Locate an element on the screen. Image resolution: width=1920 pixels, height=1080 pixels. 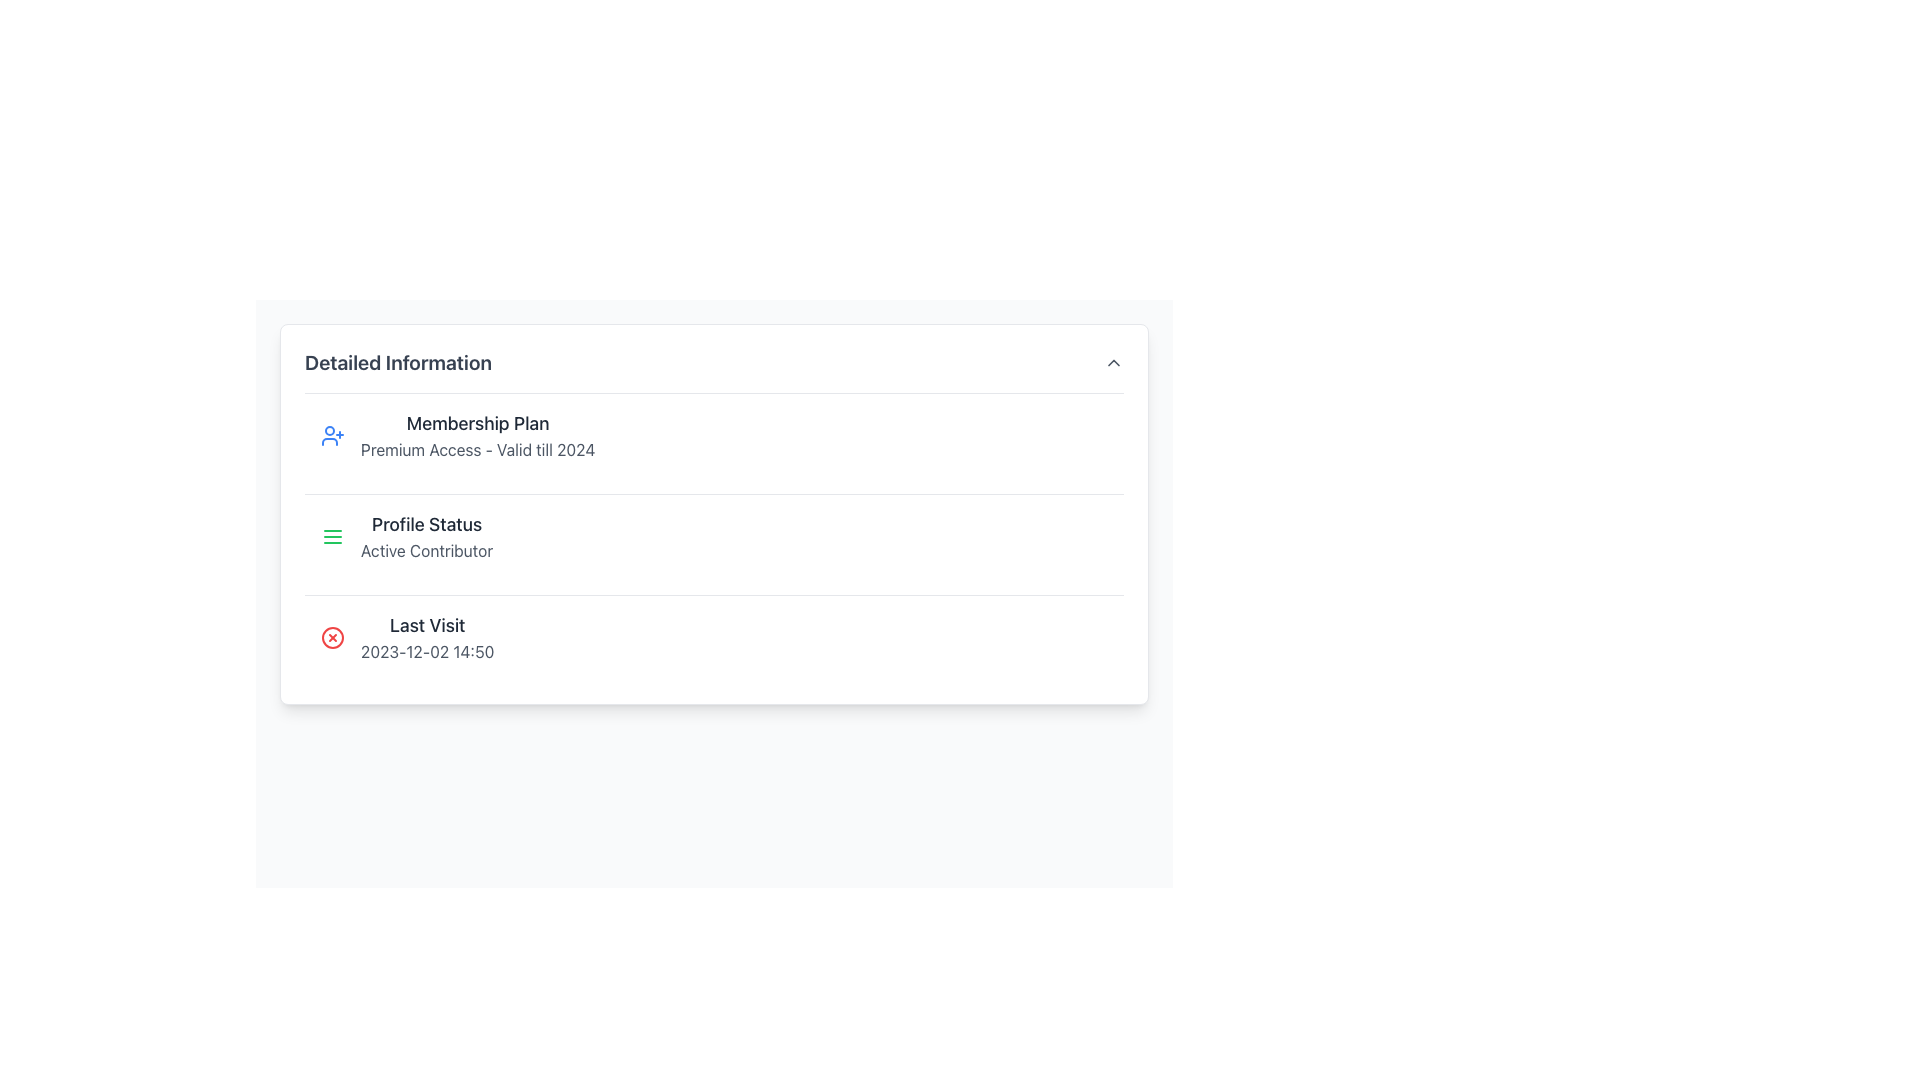
the icon representing the 'Profile Status' located to the left of the text 'Profile Status' in the 'Profile Status Active Contributor' section is located at coordinates (332, 535).